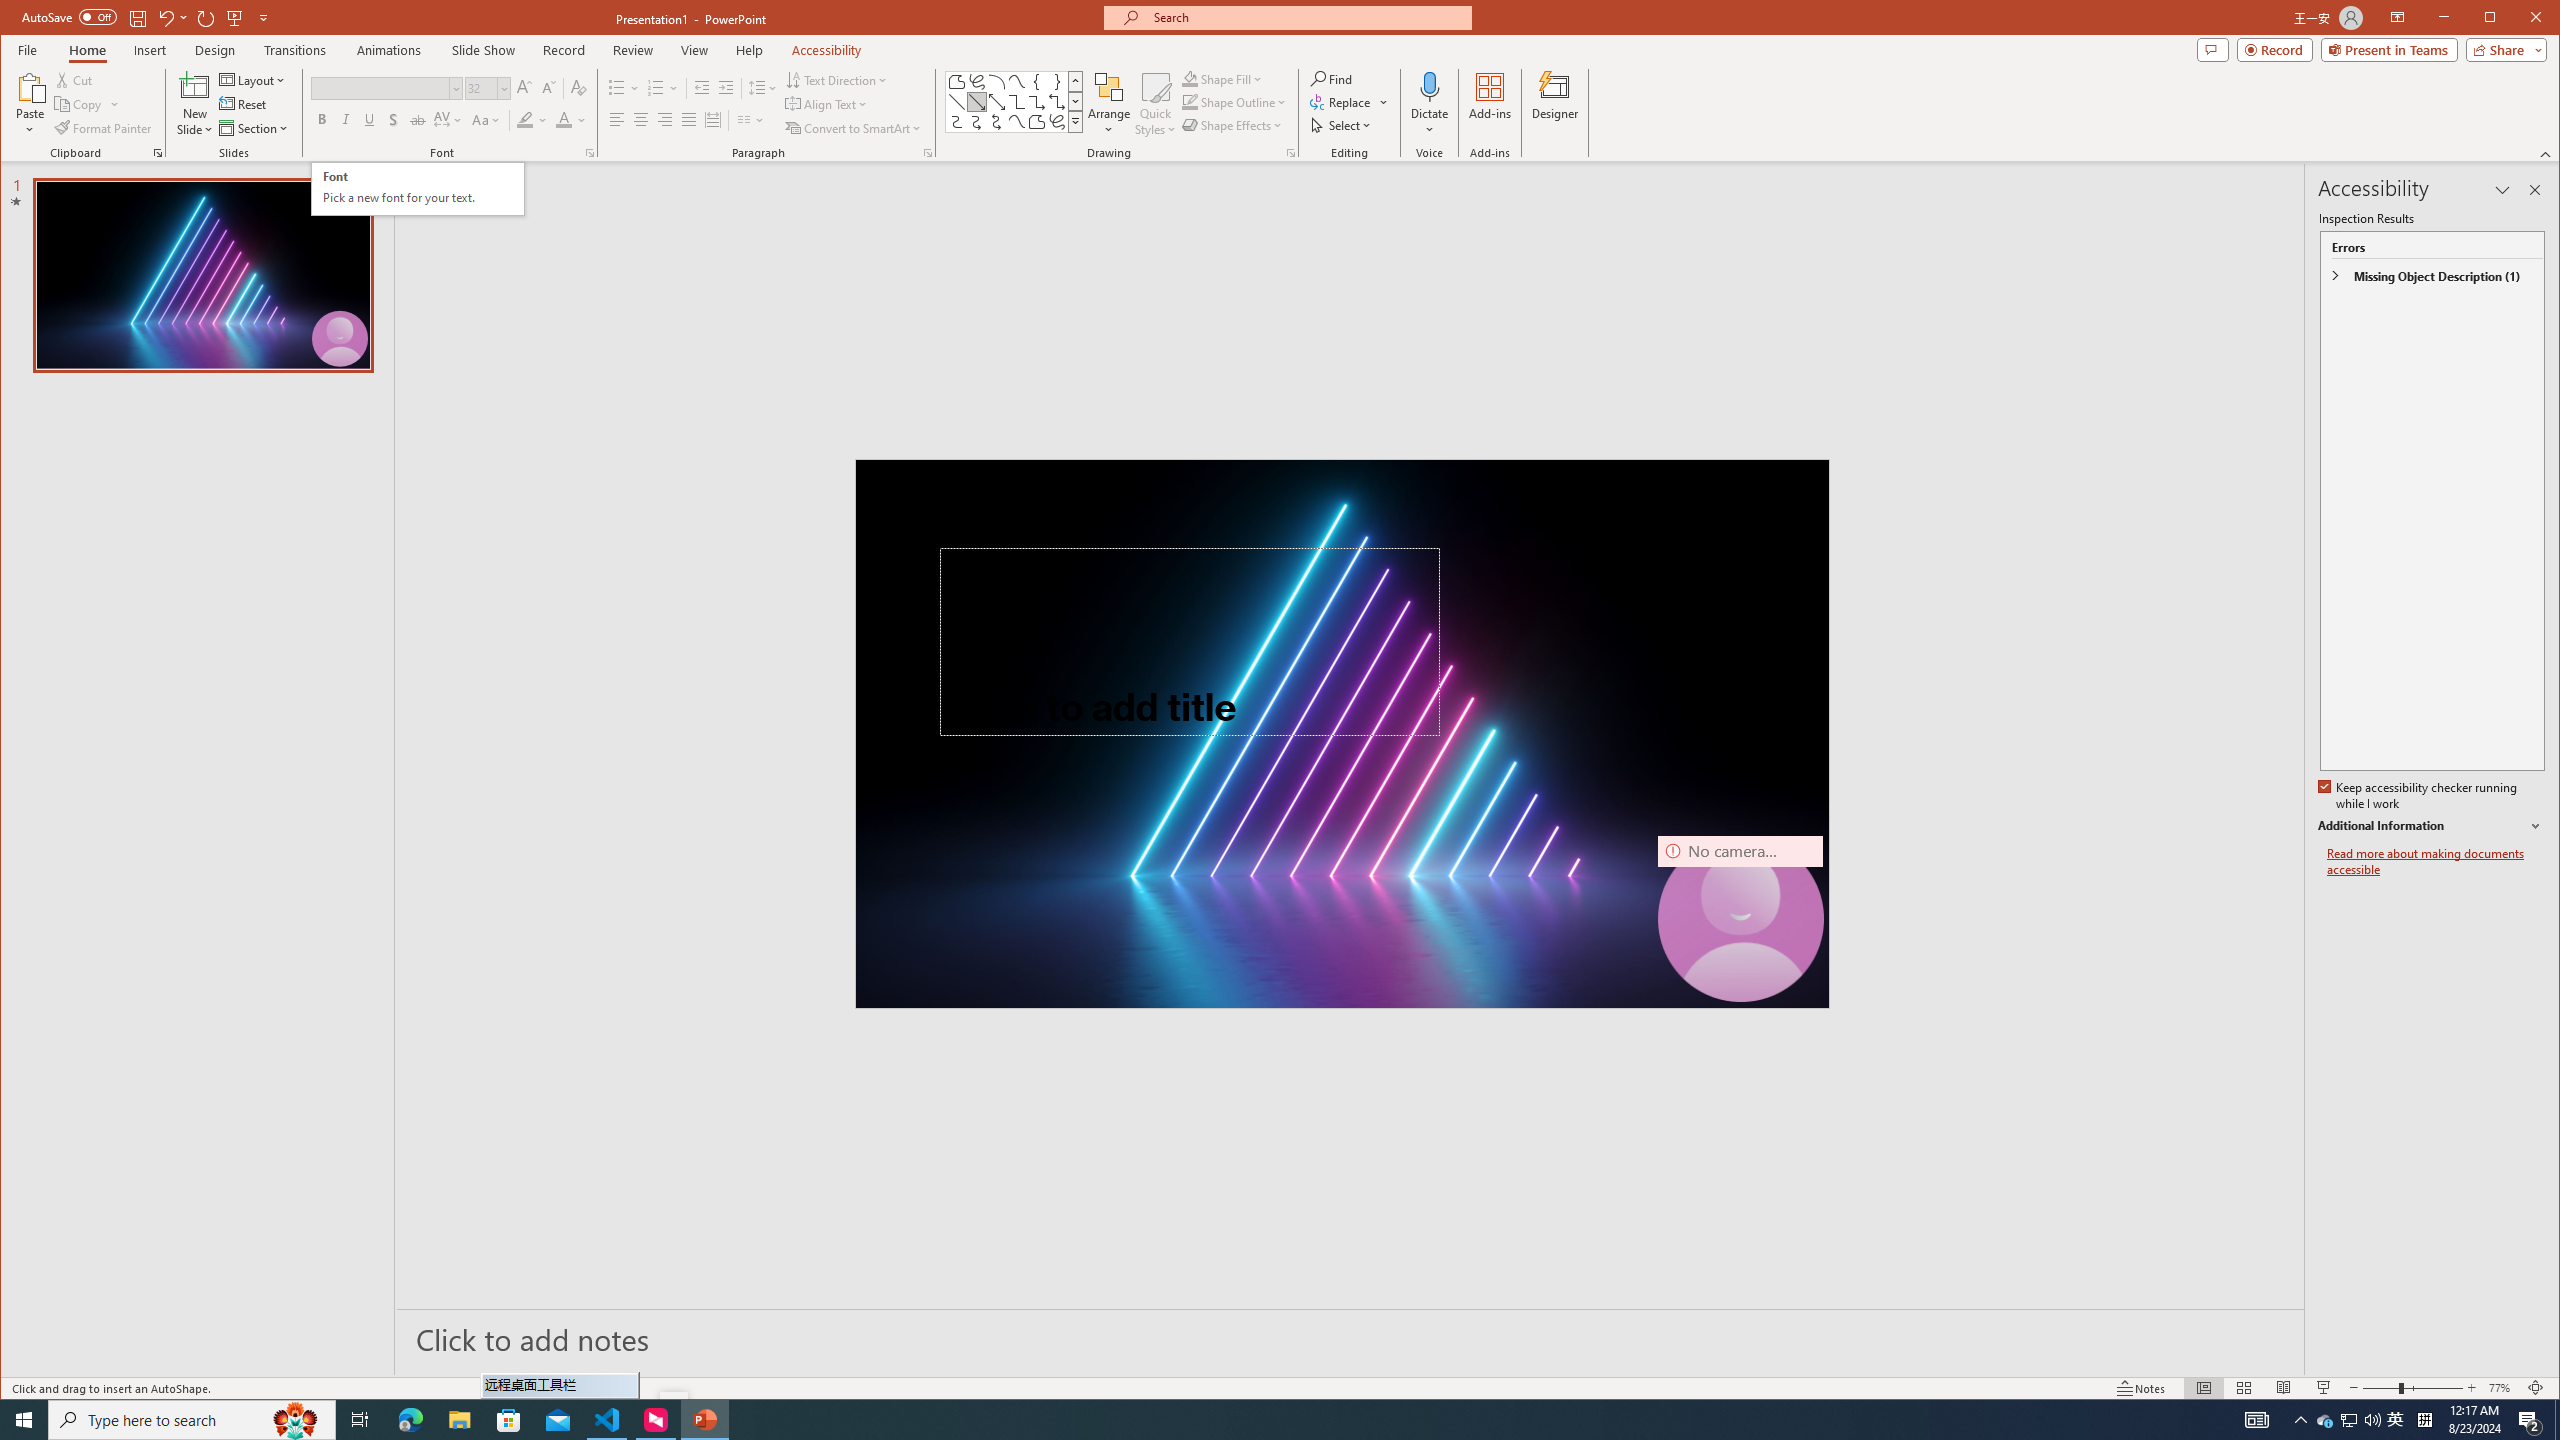  Describe the element at coordinates (1056, 102) in the screenshot. I see `'Connector: Elbow Double-Arrow'` at that location.